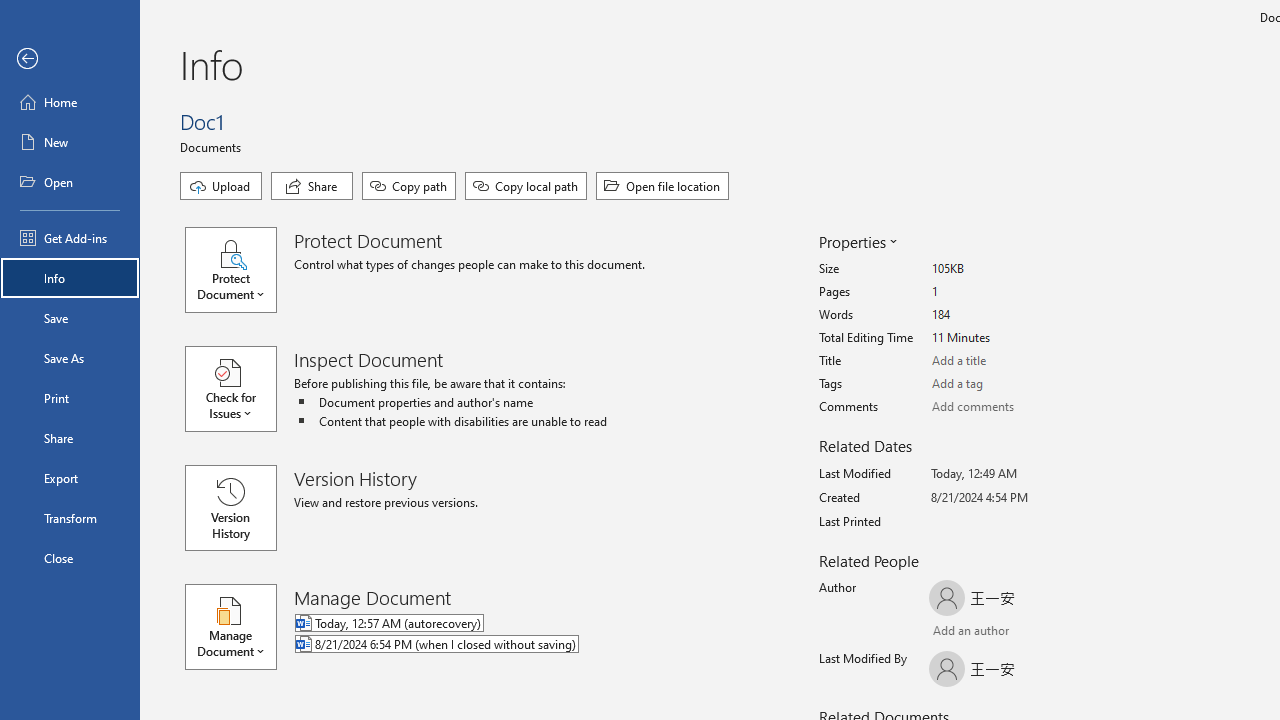 Image resolution: width=1280 pixels, height=720 pixels. What do you see at coordinates (69, 58) in the screenshot?
I see `'Back'` at bounding box center [69, 58].